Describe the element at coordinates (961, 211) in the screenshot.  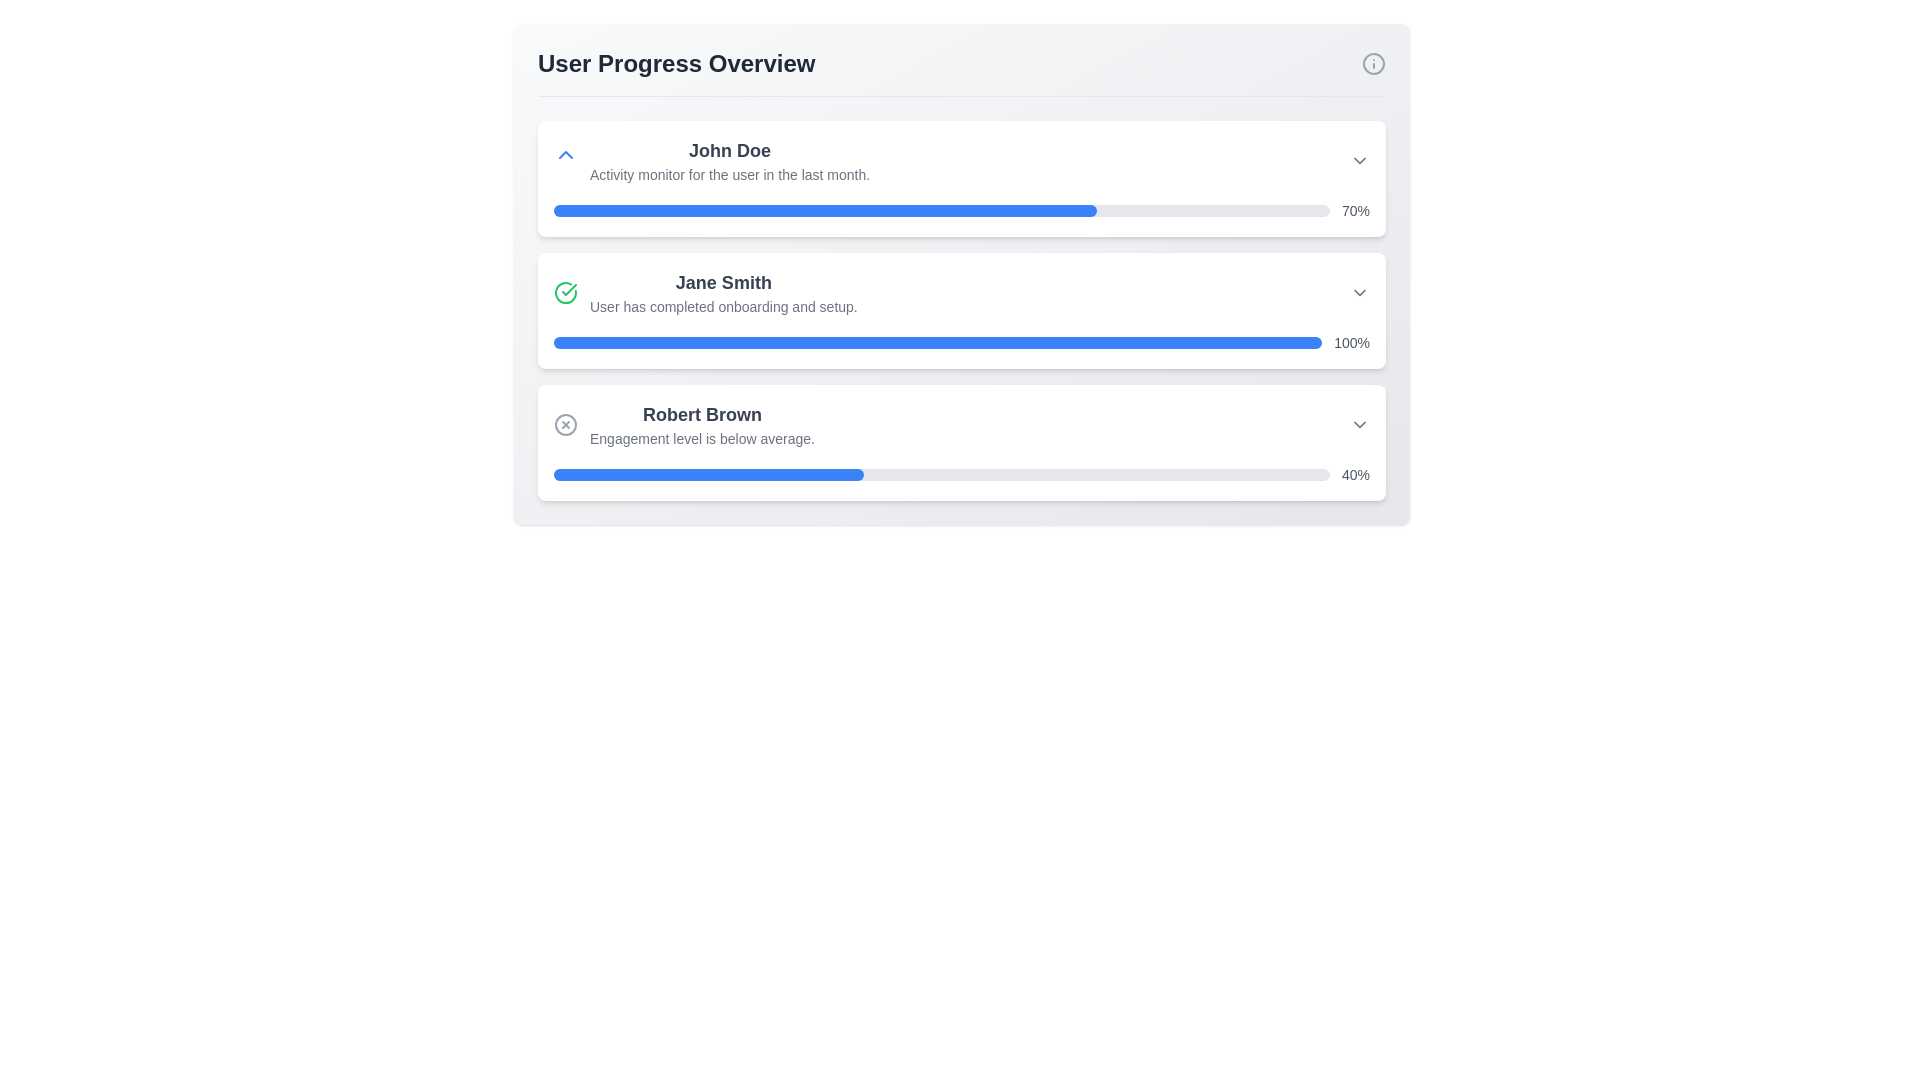
I see `the progress bar representing 70% activity level for user John Doe` at that location.